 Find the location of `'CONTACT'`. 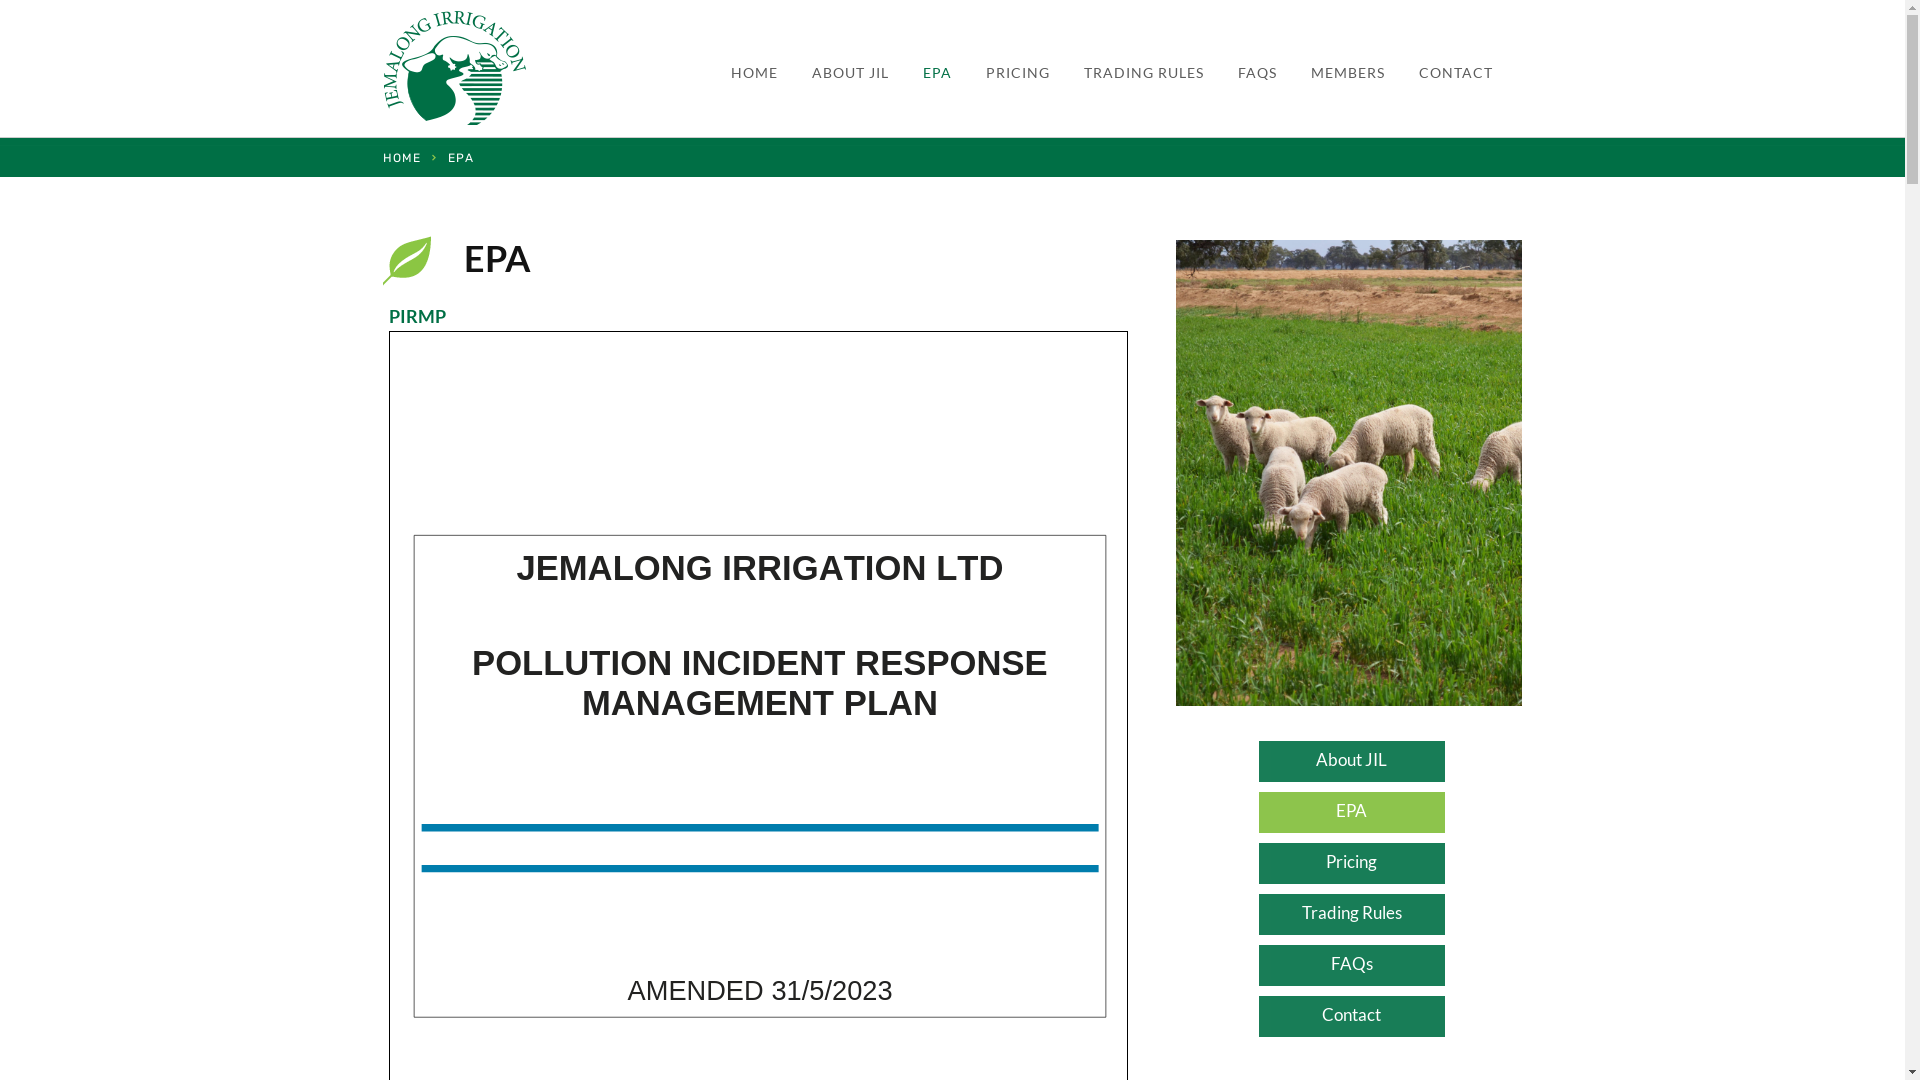

'CONTACT' is located at coordinates (1454, 71).